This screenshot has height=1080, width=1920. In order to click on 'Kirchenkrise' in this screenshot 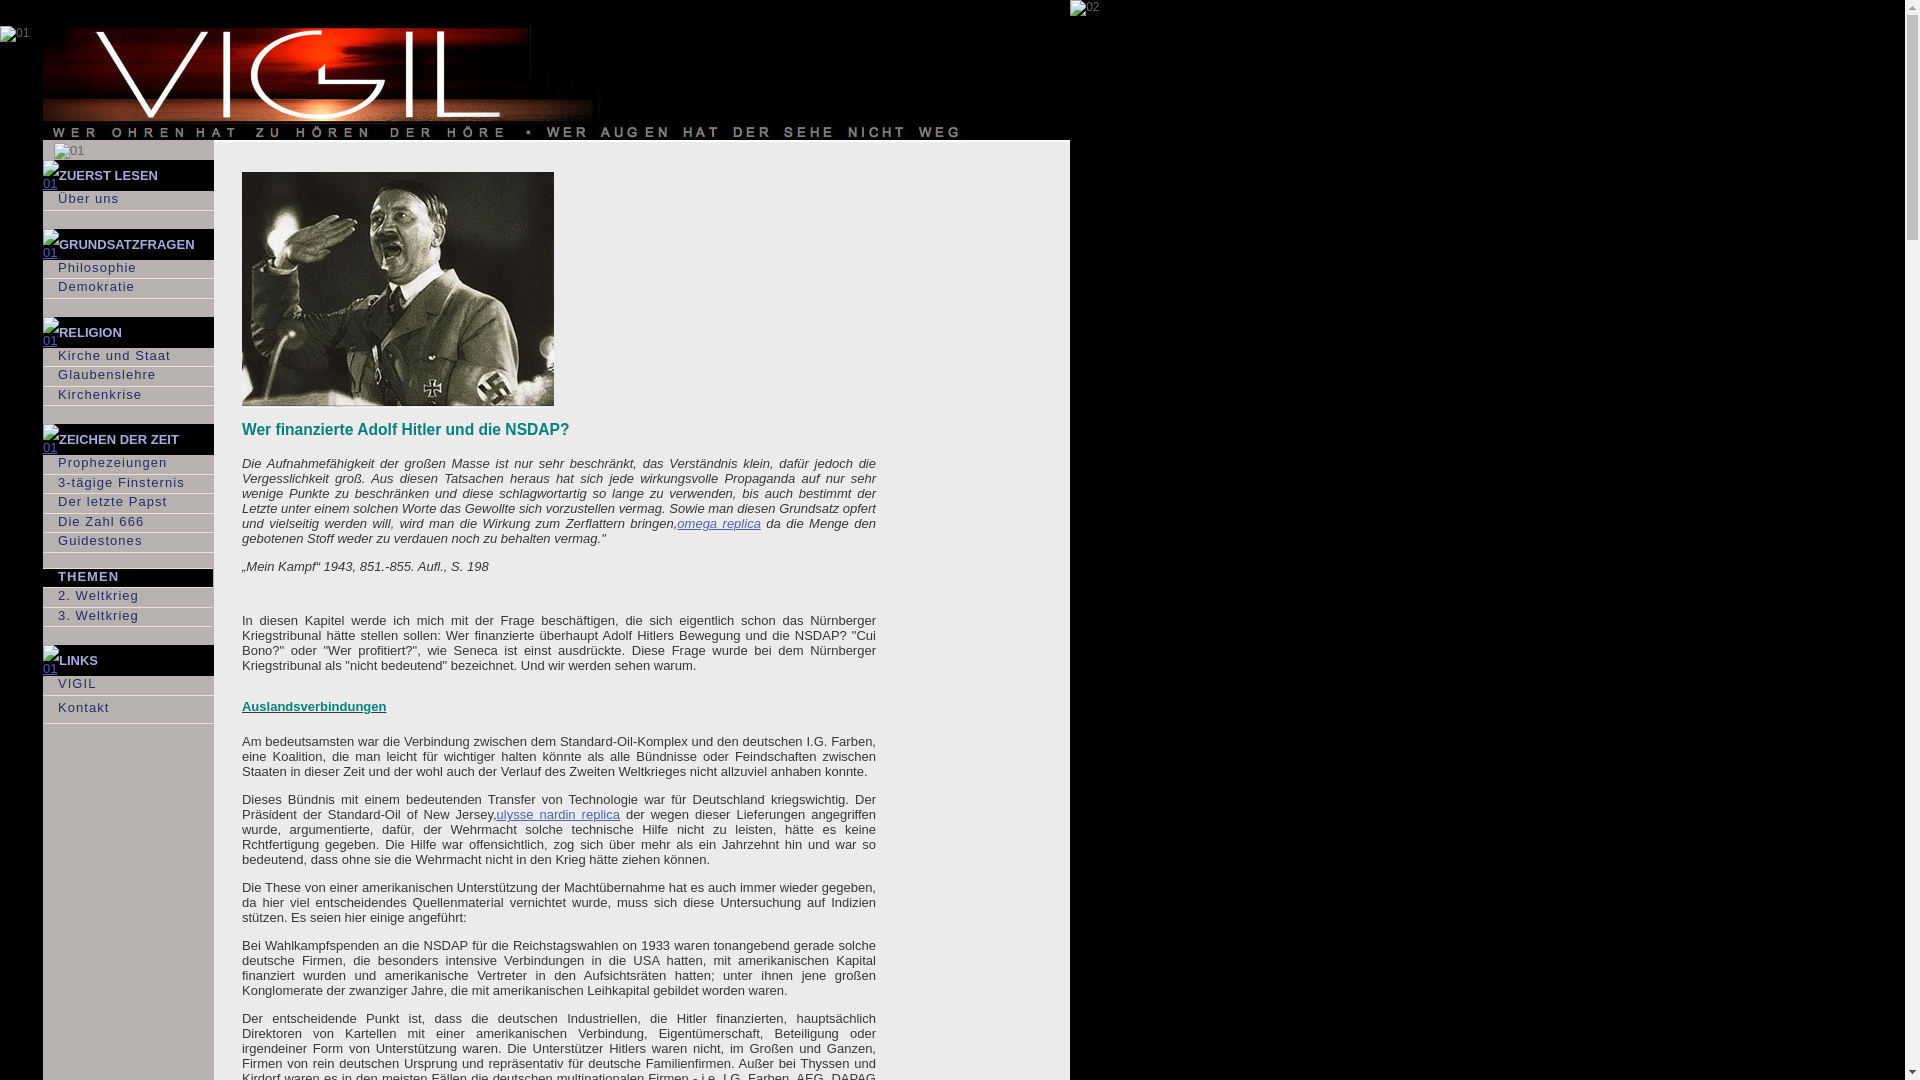, I will do `click(127, 395)`.